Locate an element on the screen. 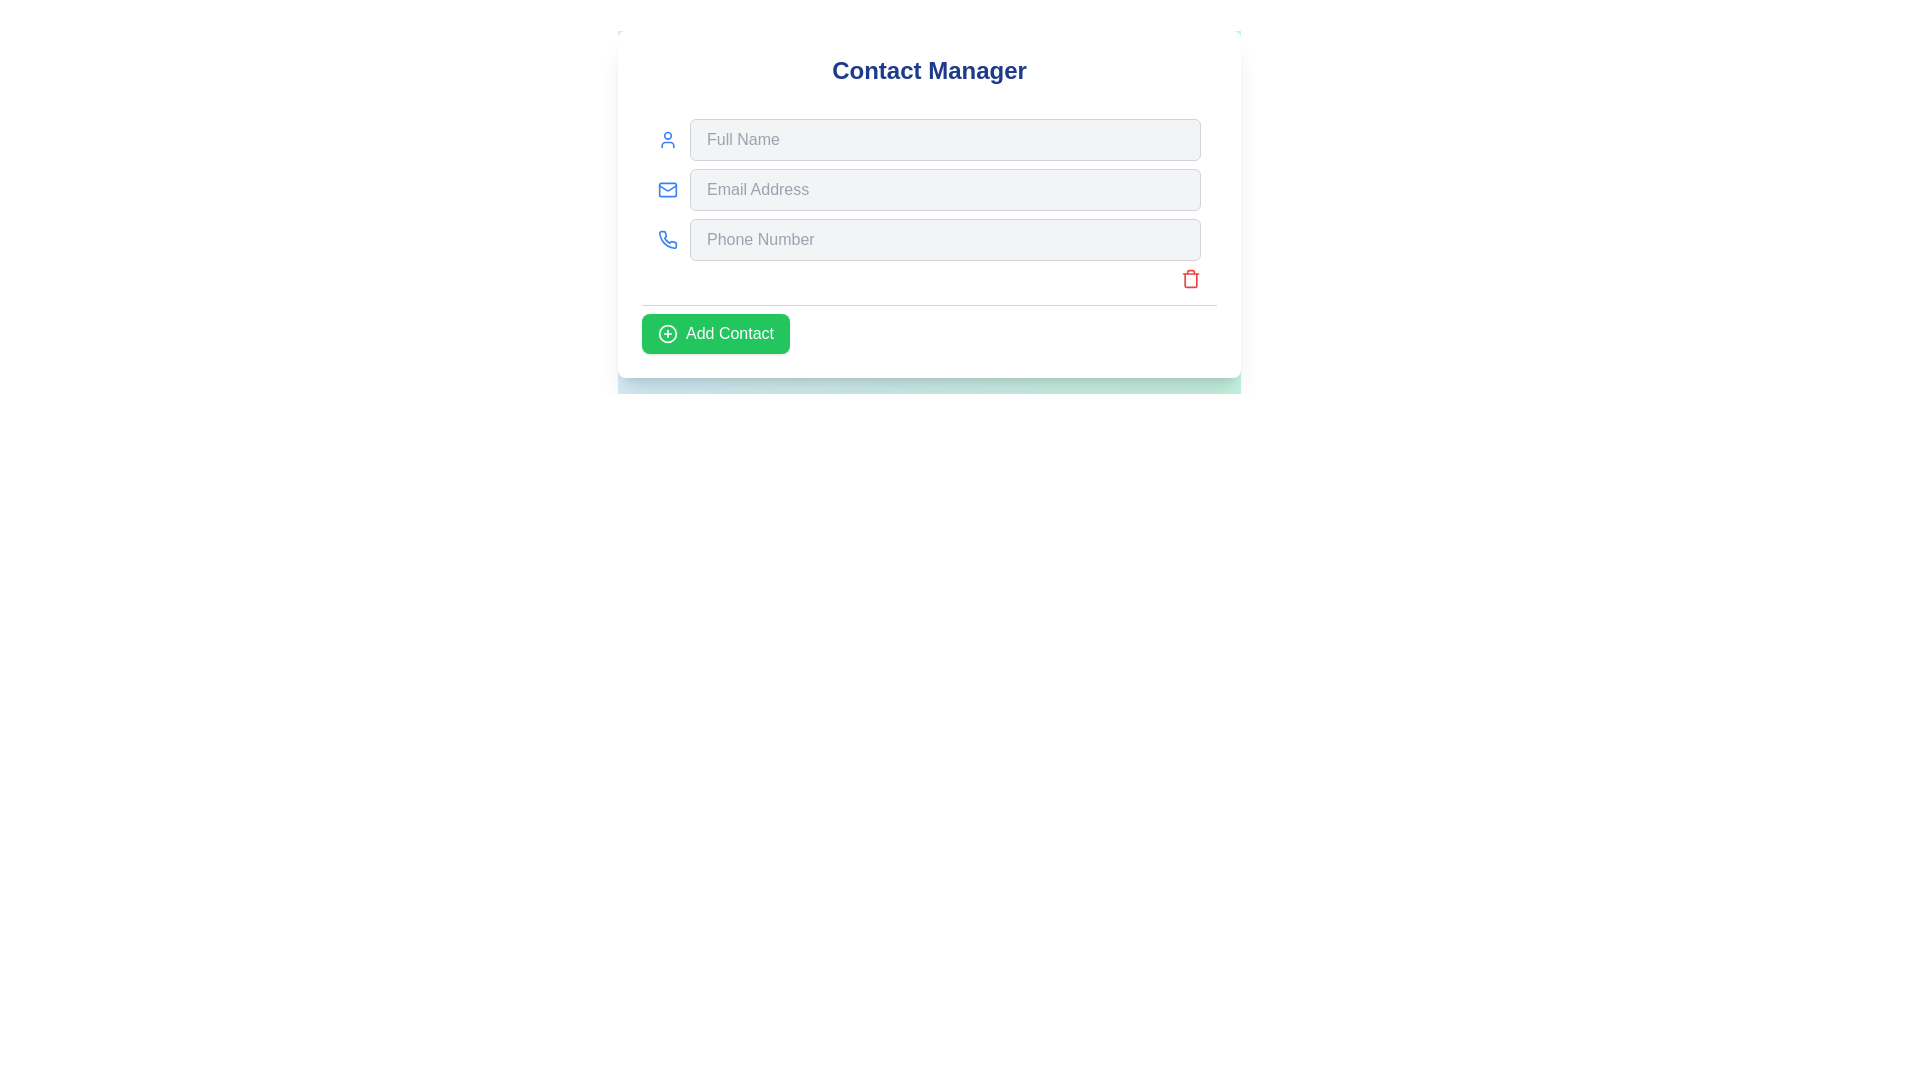  the user profile icon located to the left of the 'Full Name' input field in the 'Contact Manager' UI is located at coordinates (667, 138).